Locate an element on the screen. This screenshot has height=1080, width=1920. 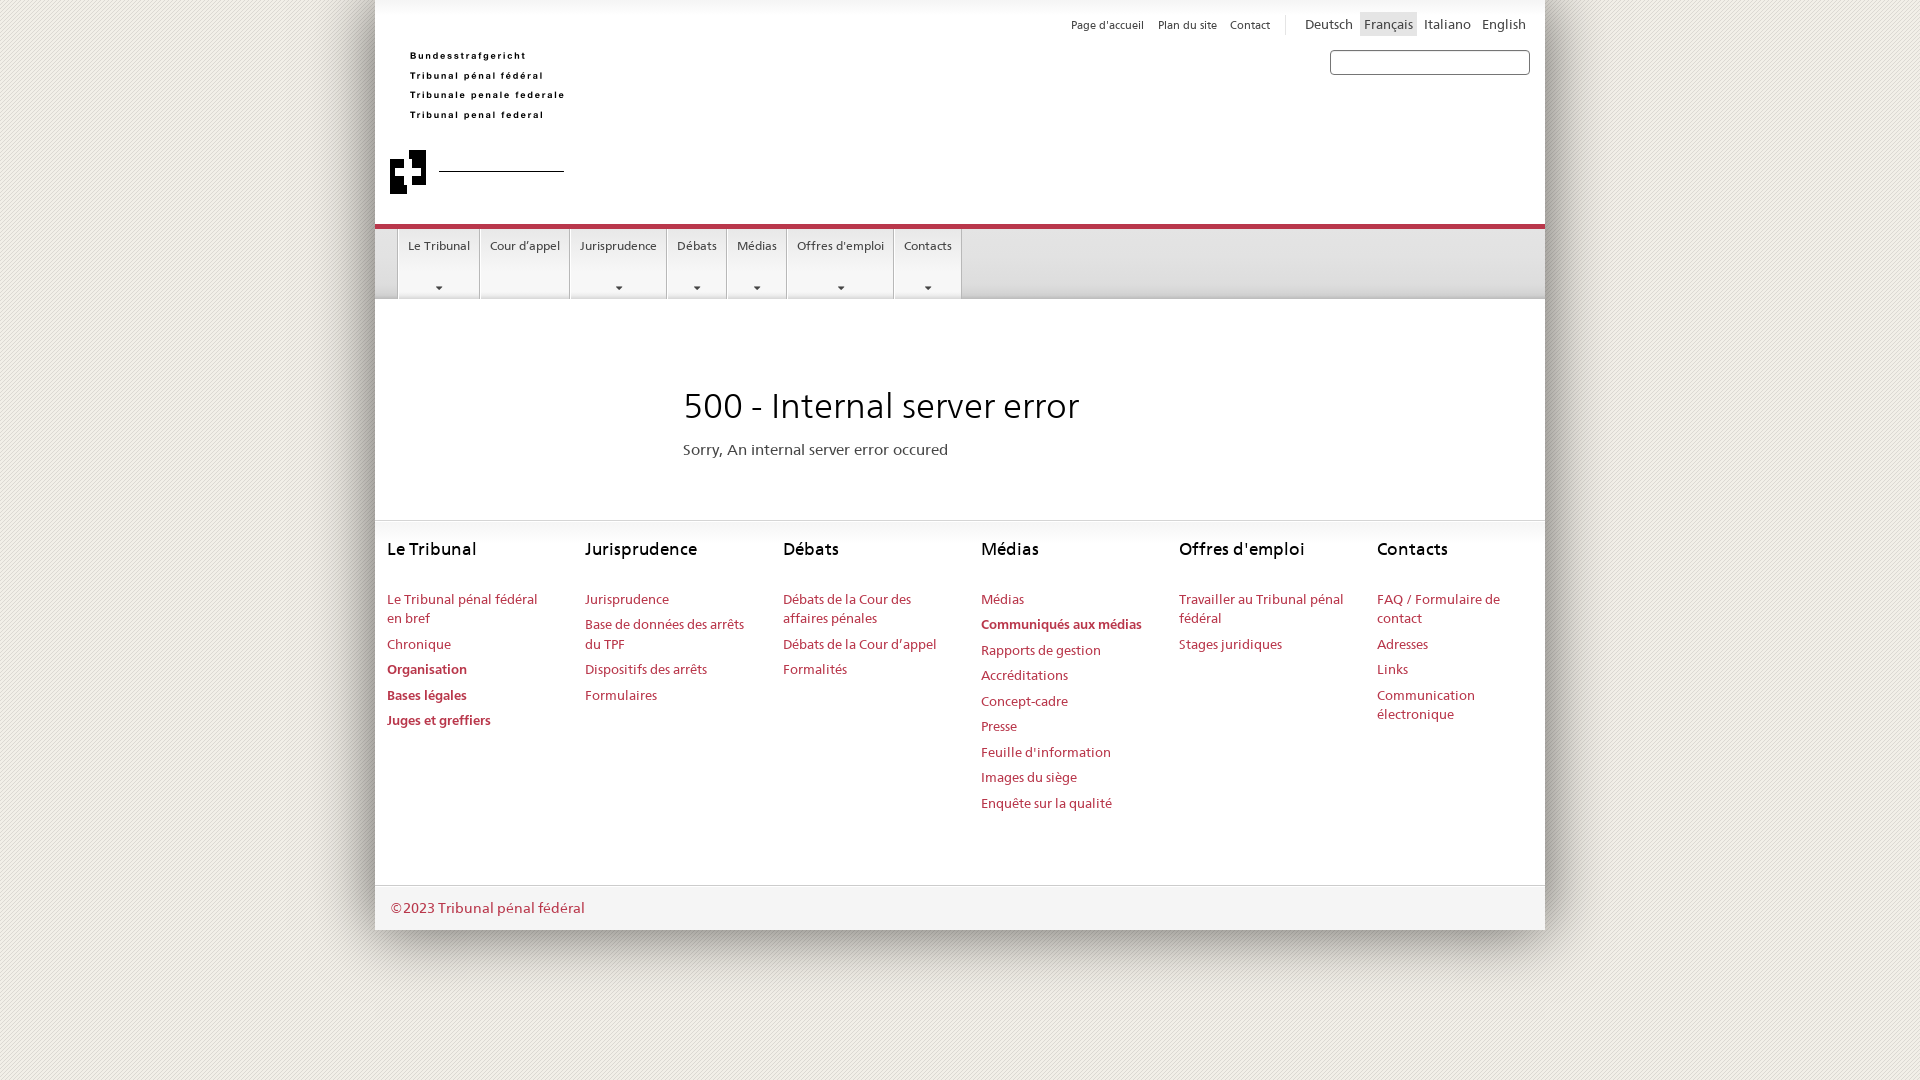
'Offres d'emploi' is located at coordinates (840, 262).